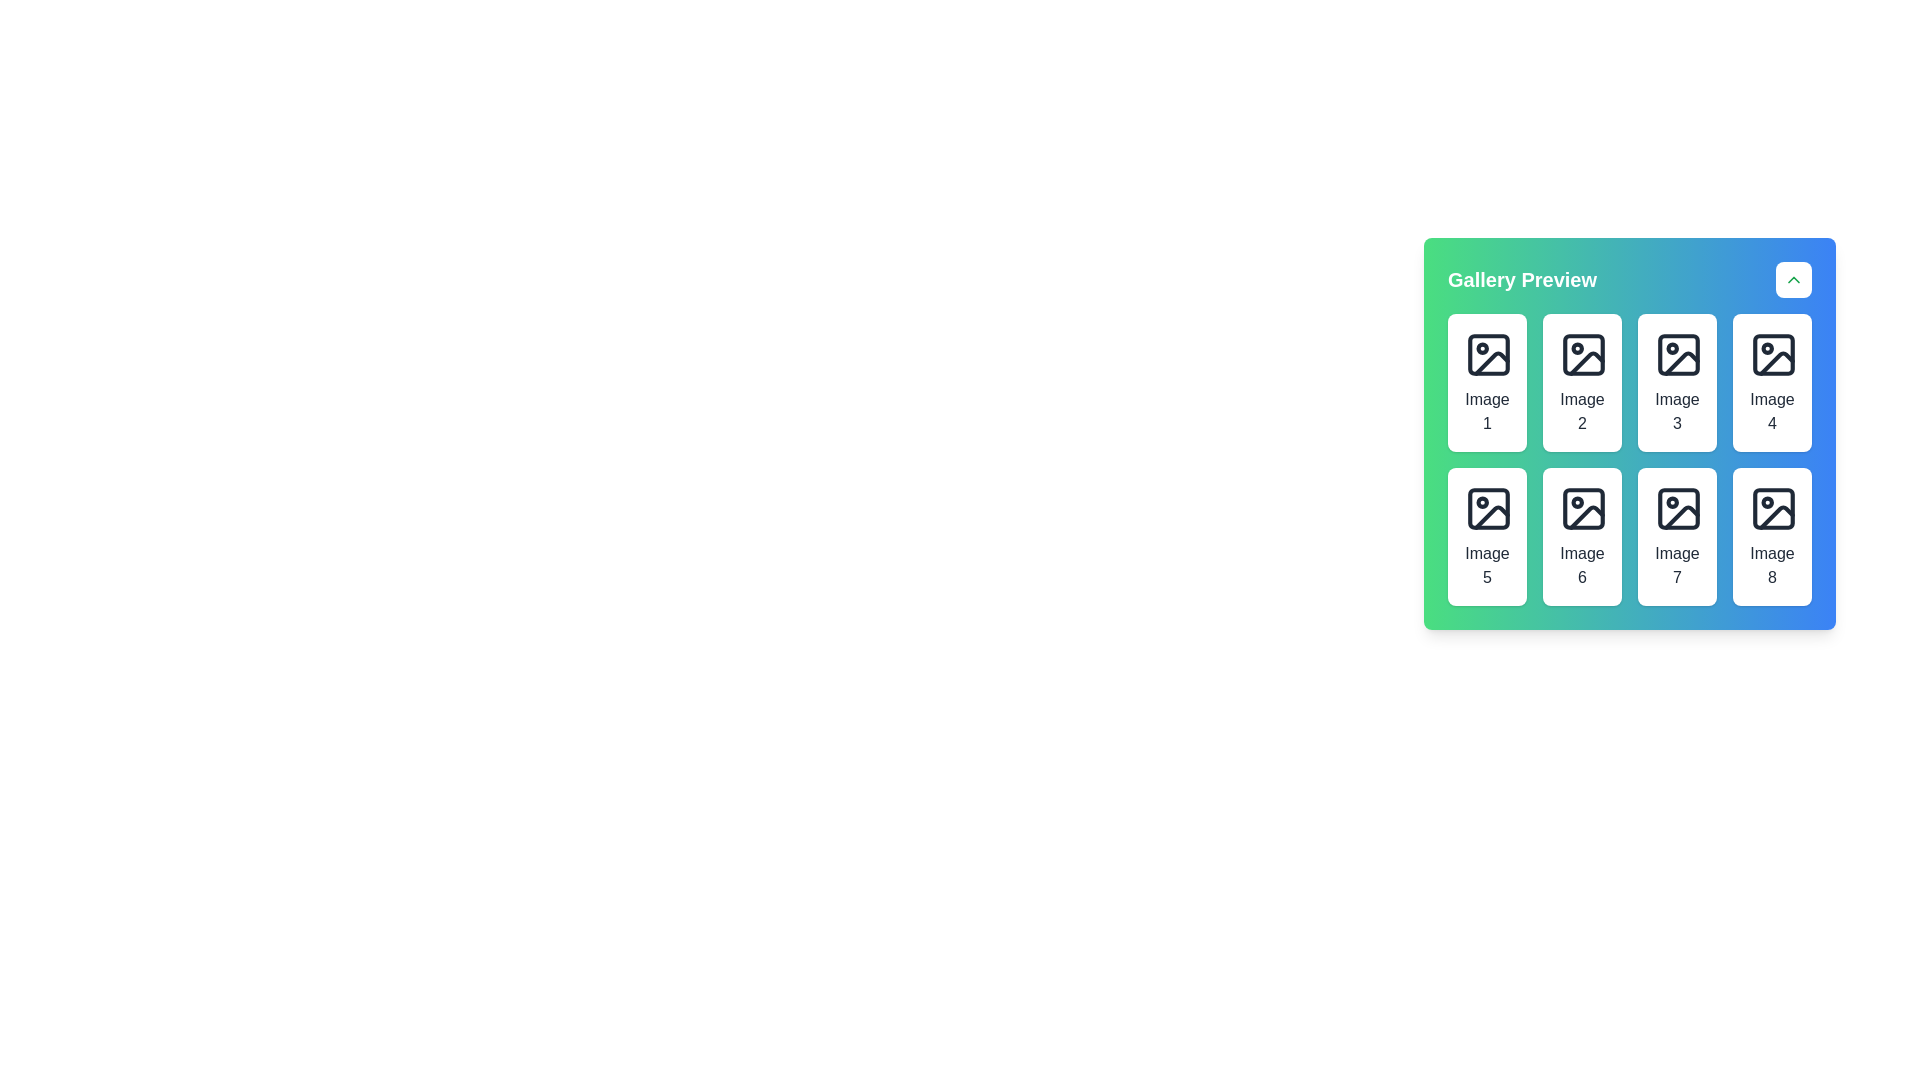  I want to click on the small button with a white circular background and a green upward-pointing chevron icon, located in the top-right corner of the 'Gallery Preview' section, so click(1794, 280).